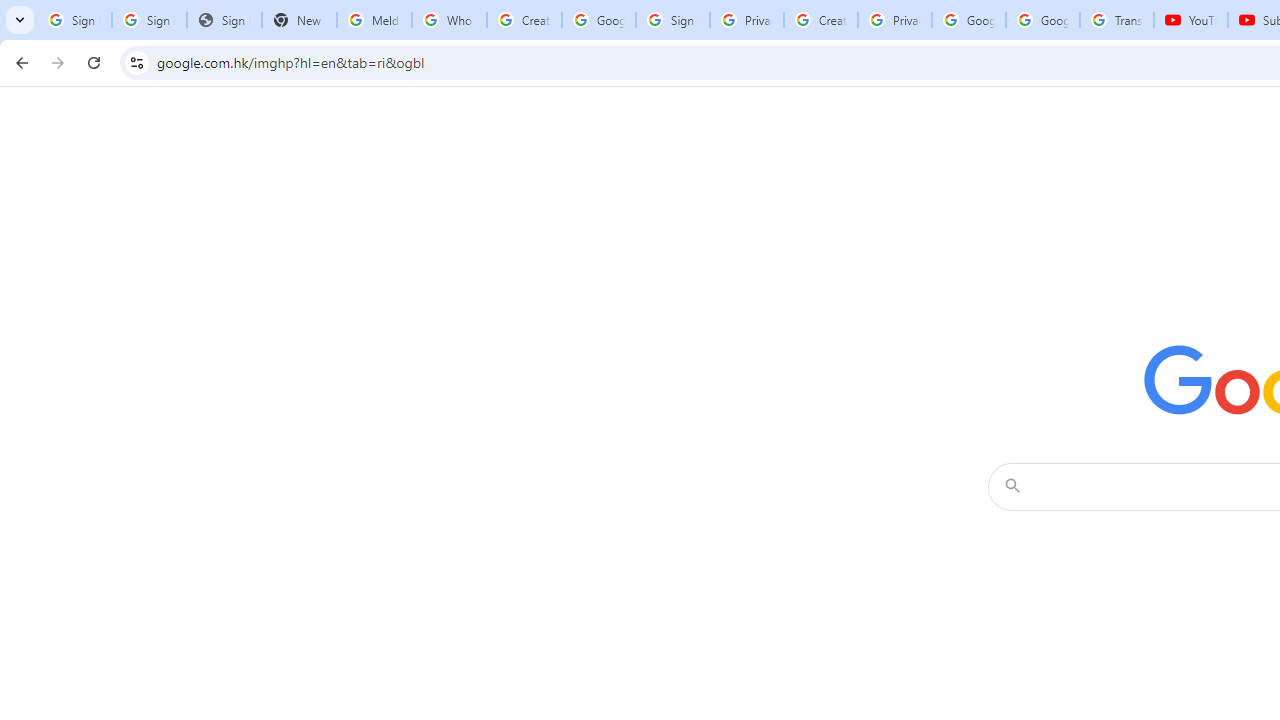 Image resolution: width=1280 pixels, height=720 pixels. I want to click on 'Forward', so click(58, 61).